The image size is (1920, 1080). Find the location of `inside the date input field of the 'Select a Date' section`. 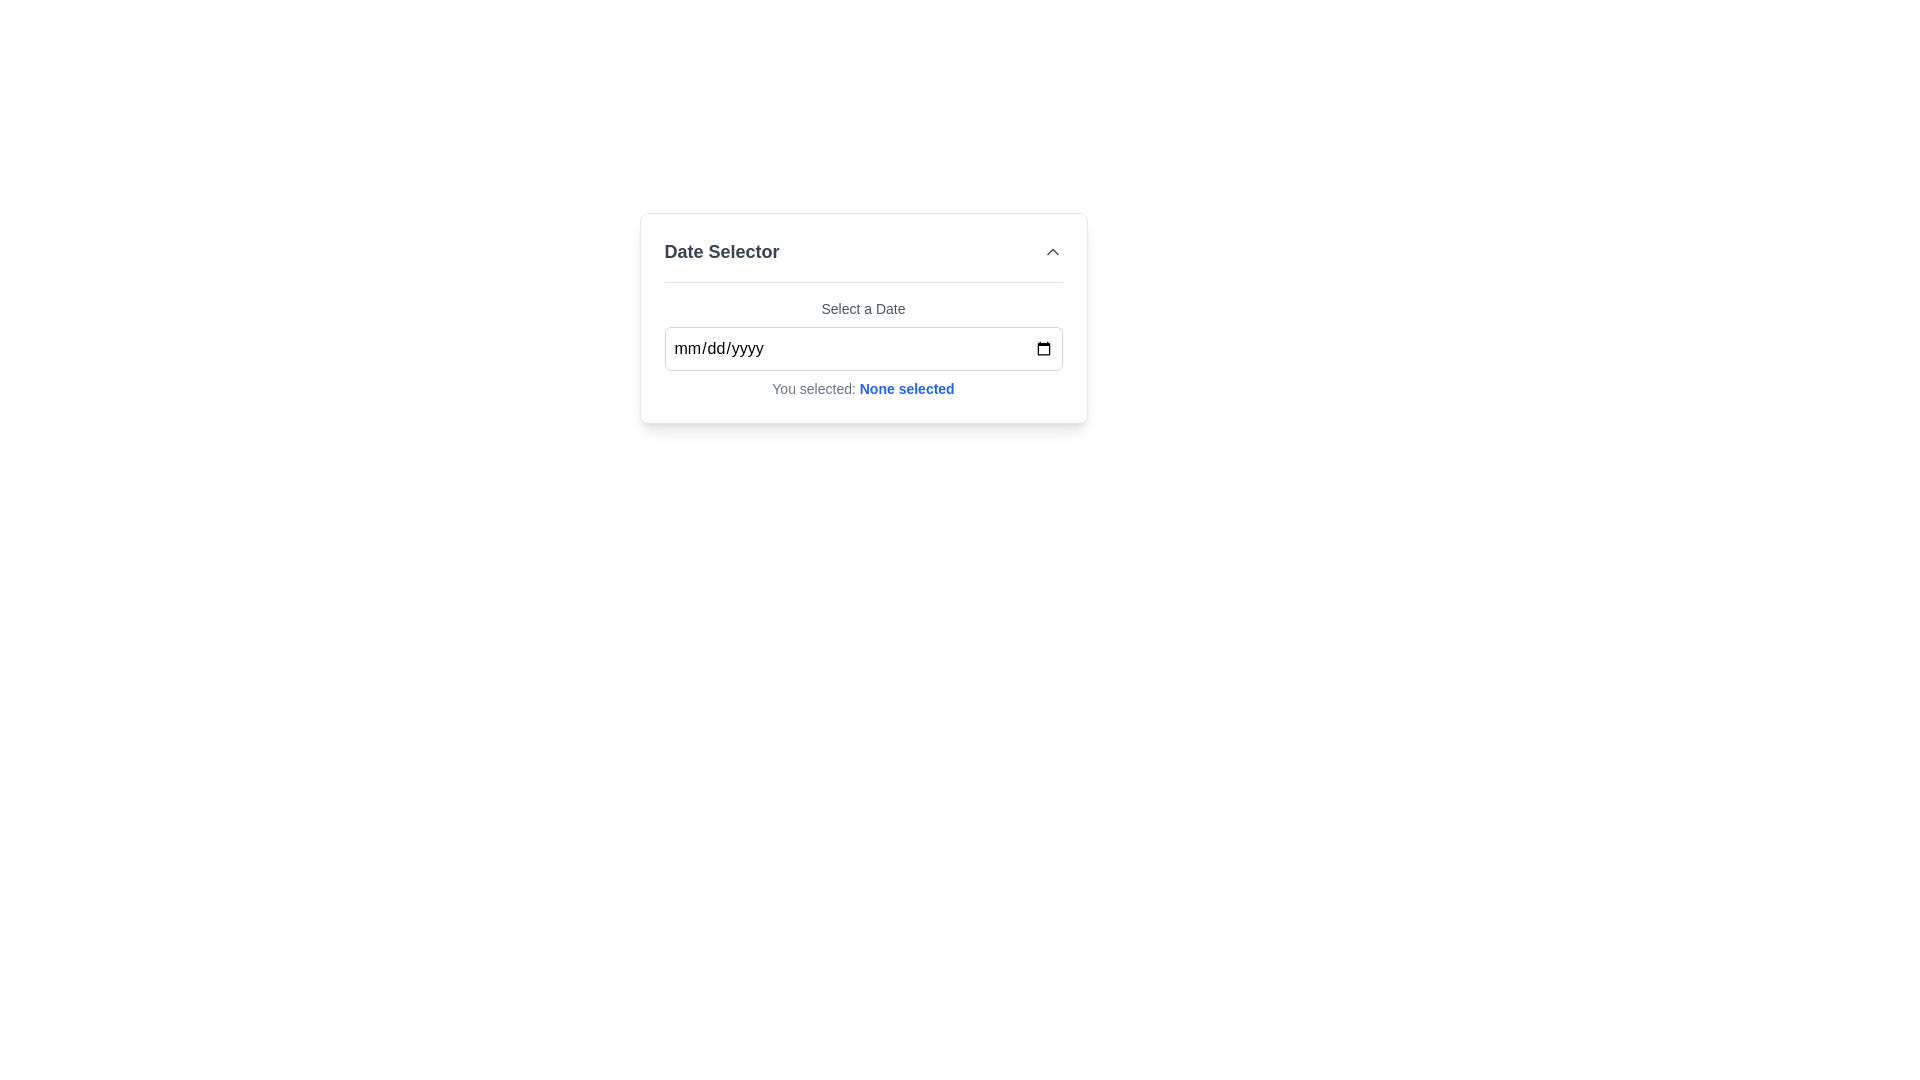

inside the date input field of the 'Select a Date' section is located at coordinates (863, 347).